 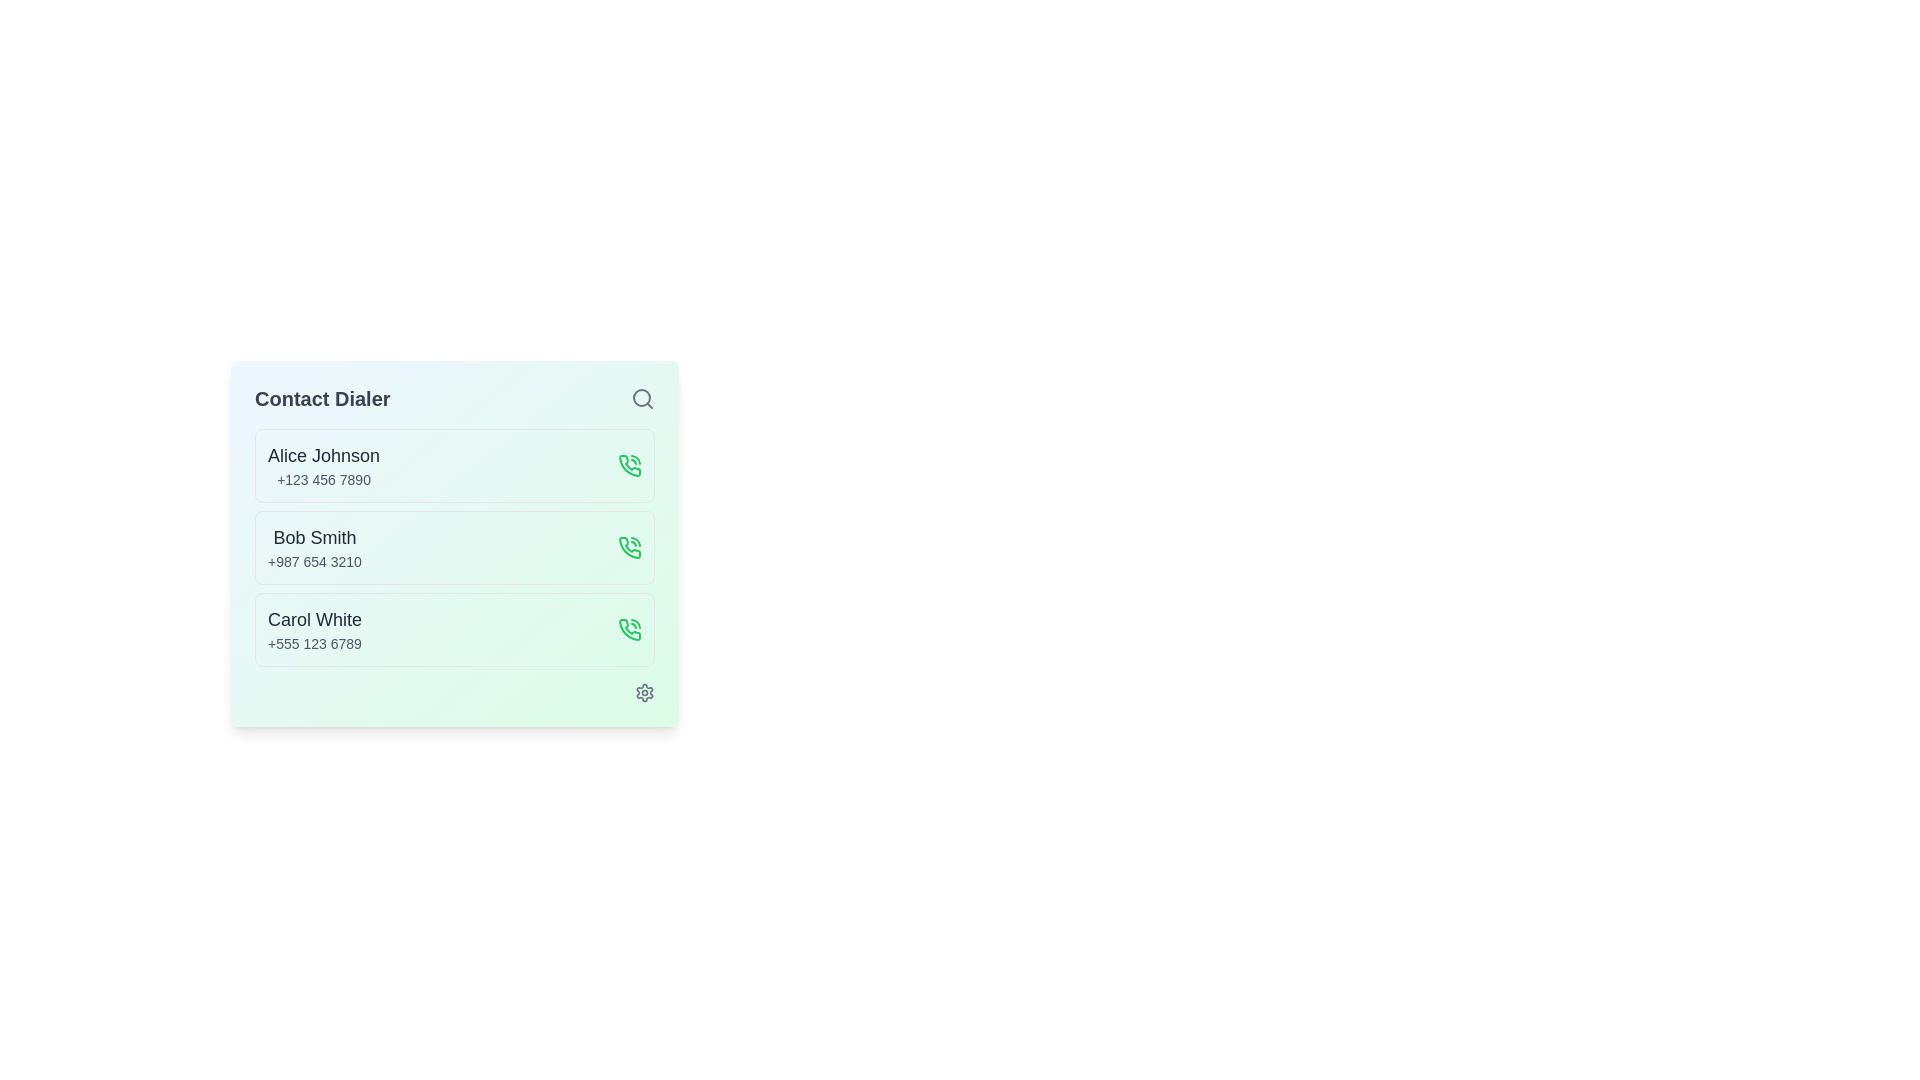 What do you see at coordinates (313, 536) in the screenshot?
I see `text from the contact name label located in the second row of the contact entries list, specifically positioned above the phone number '+987 654 3210'` at bounding box center [313, 536].